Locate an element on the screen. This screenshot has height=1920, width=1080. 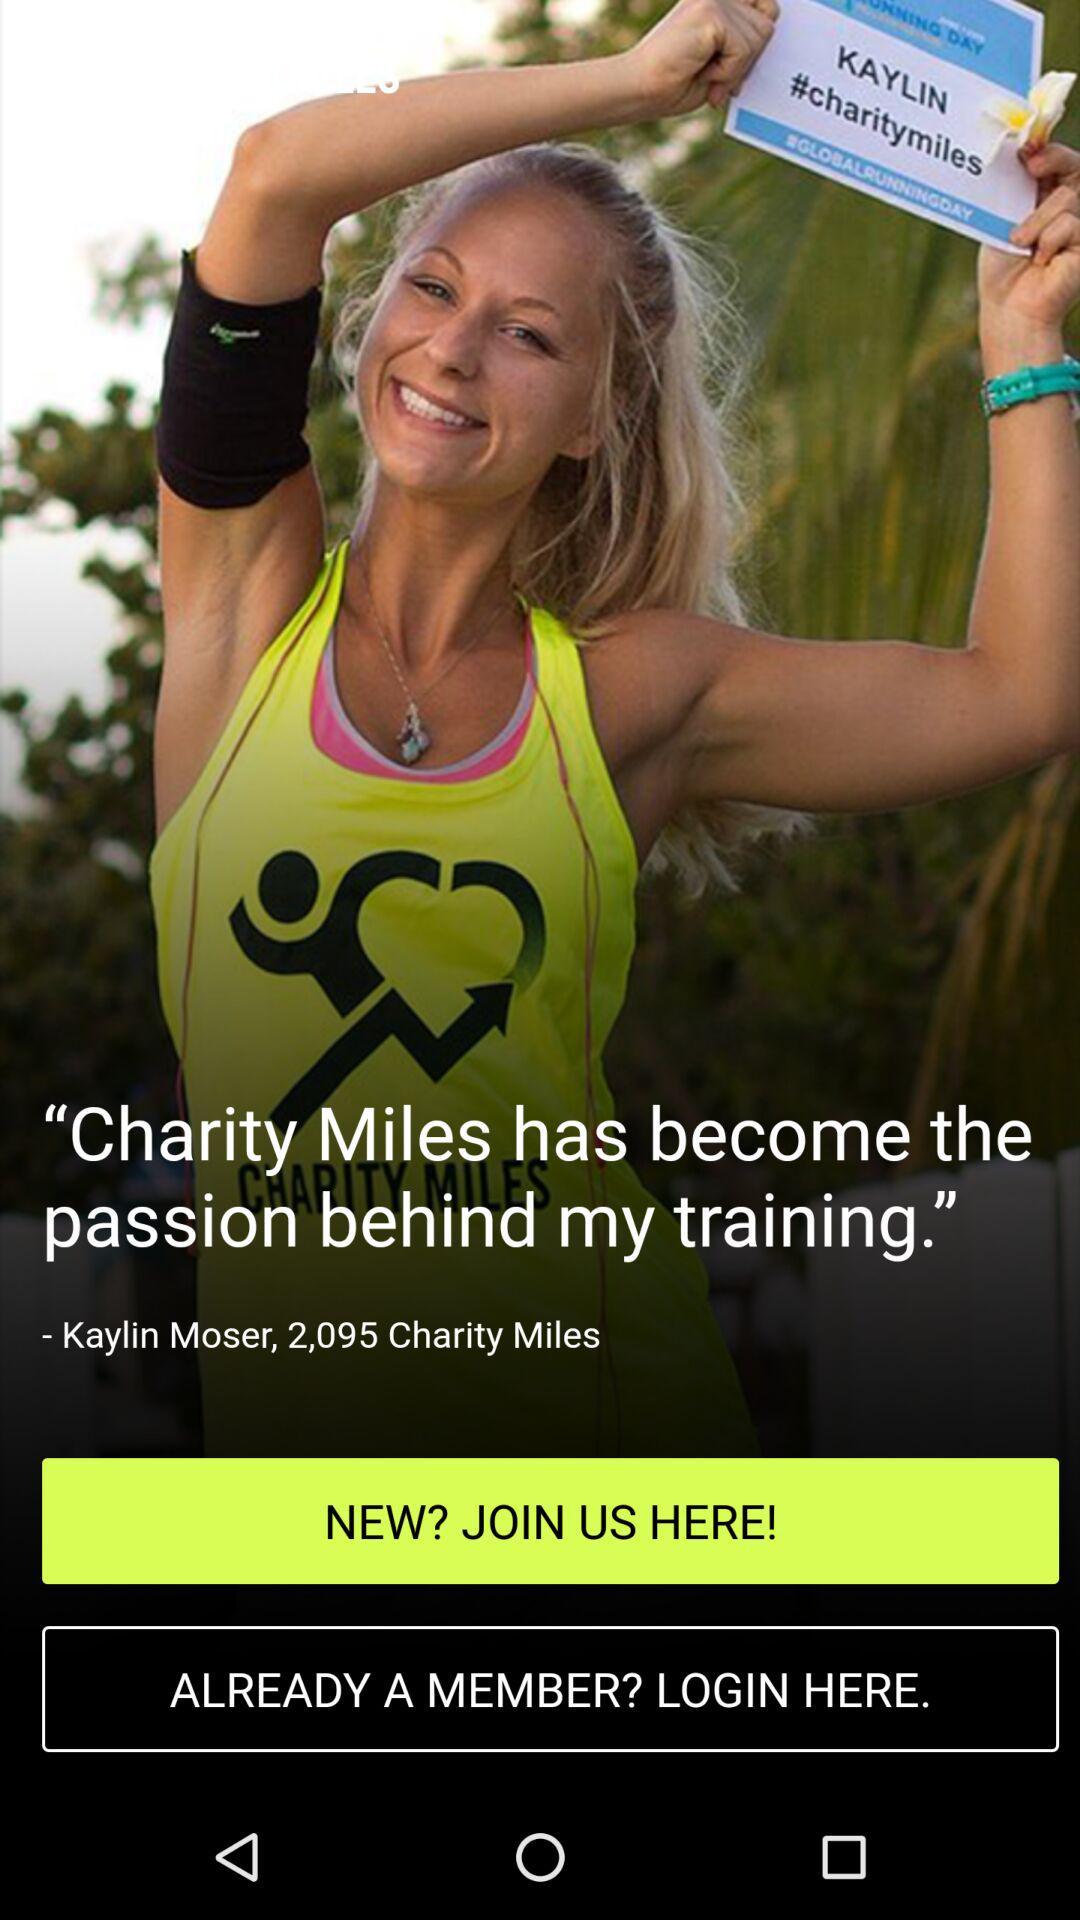
already a member is located at coordinates (550, 1688).